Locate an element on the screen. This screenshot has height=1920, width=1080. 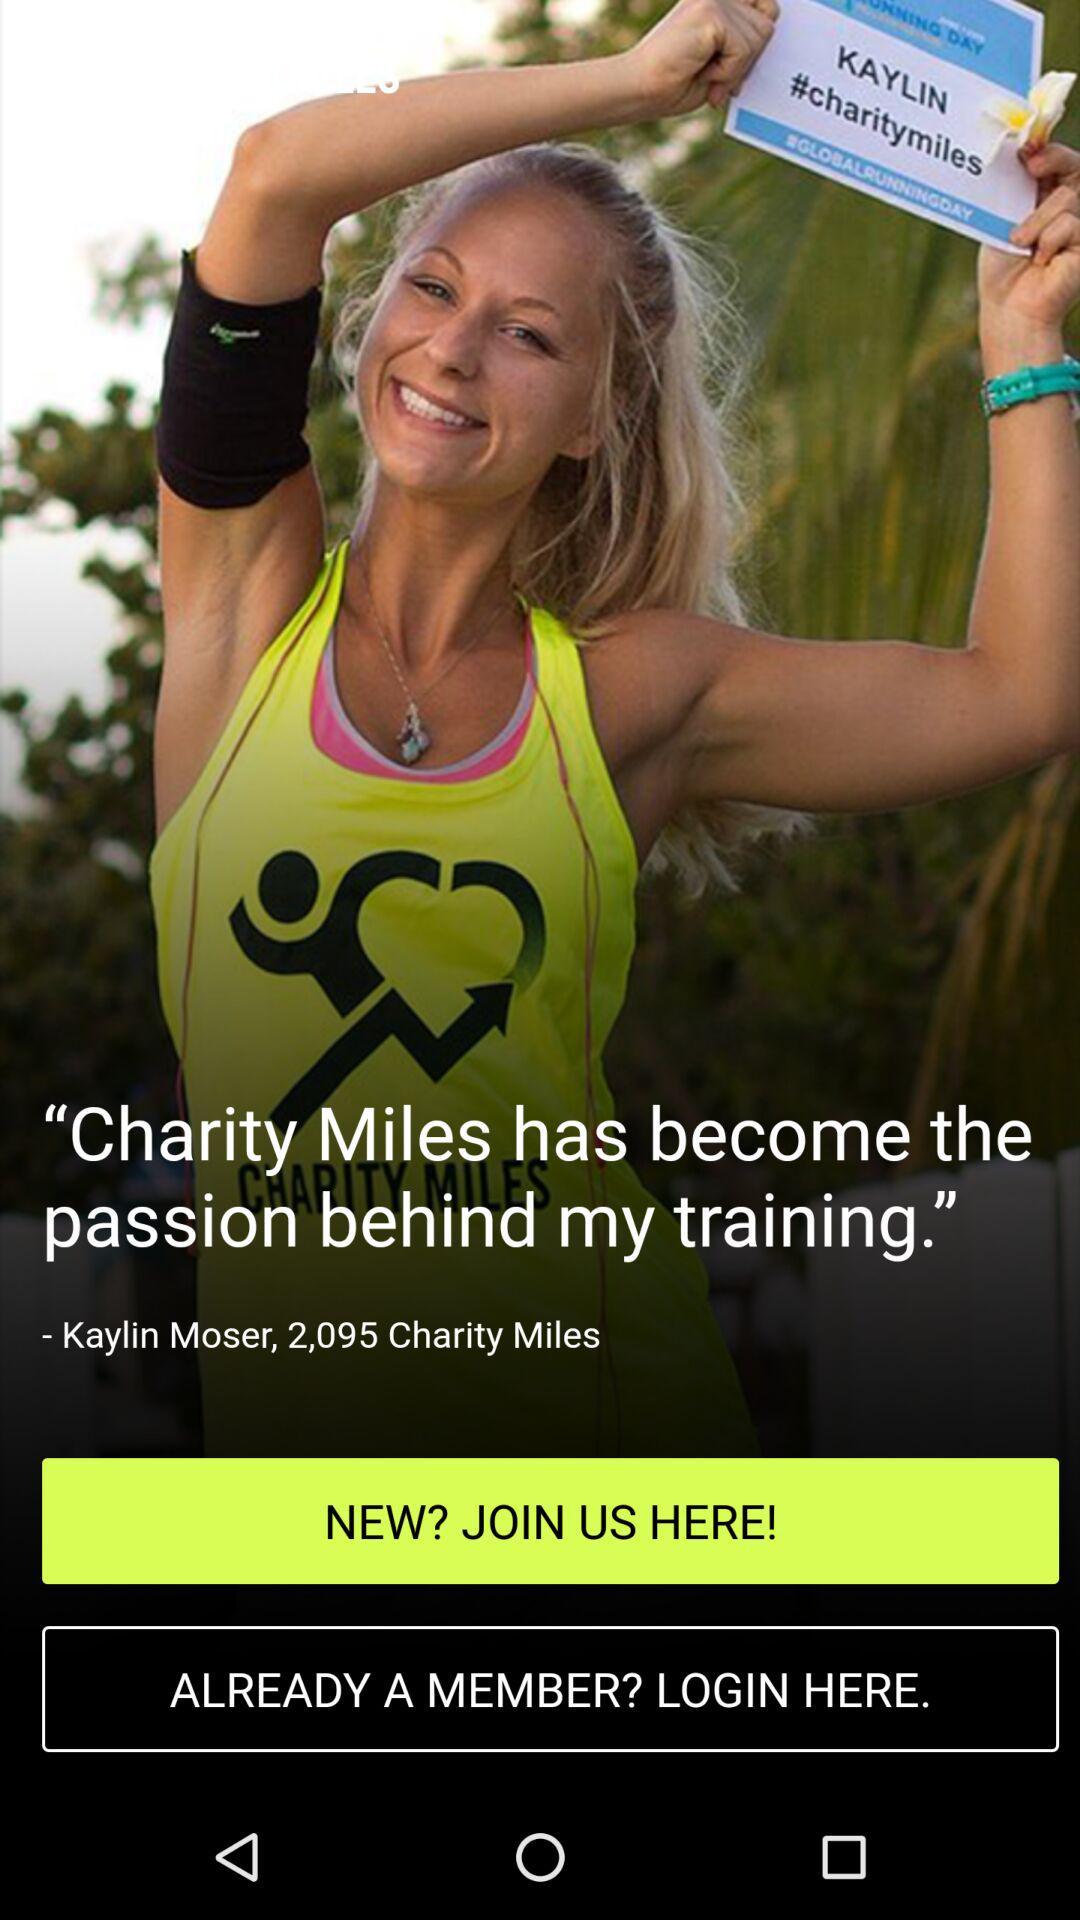
already a member is located at coordinates (550, 1688).